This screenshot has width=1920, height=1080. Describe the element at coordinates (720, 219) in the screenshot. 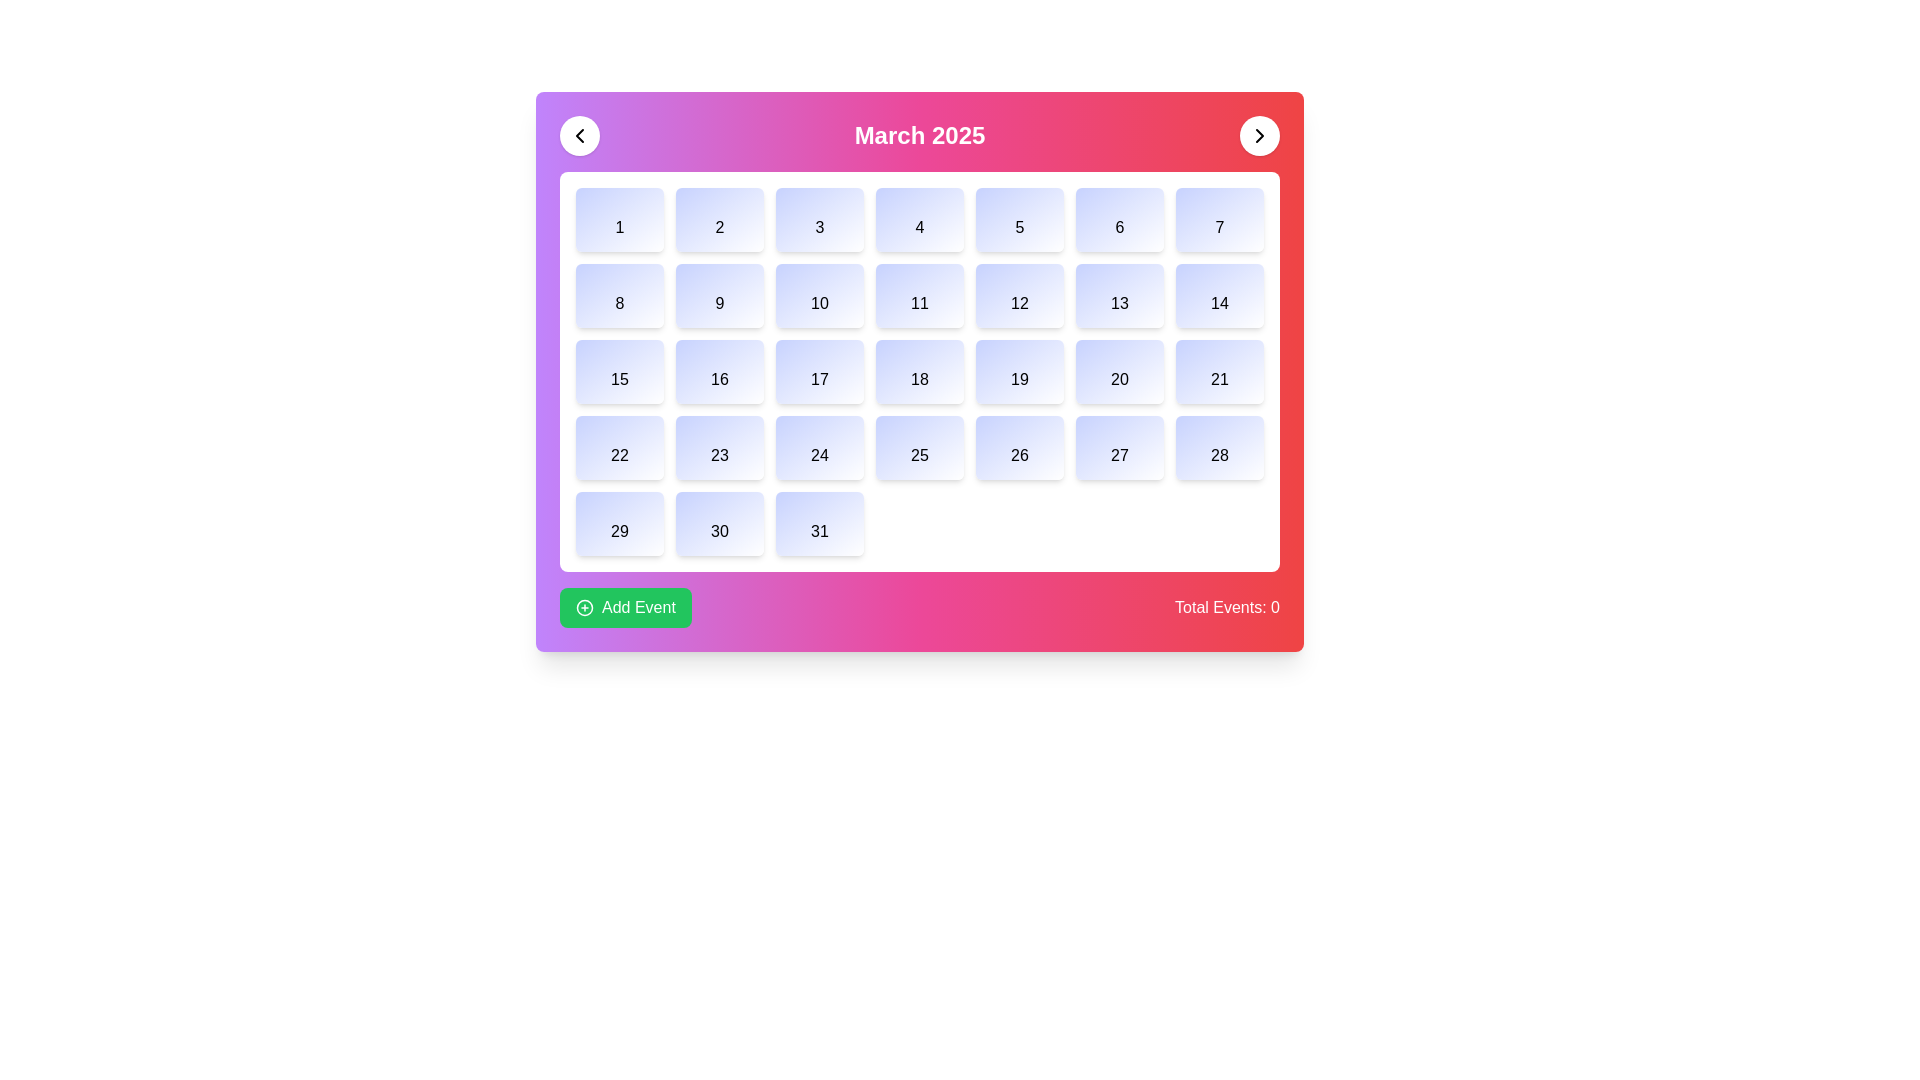

I see `the grid item representing the second day of the month in the calendar, located in the second column of the first row, between '1' and '3'` at that location.